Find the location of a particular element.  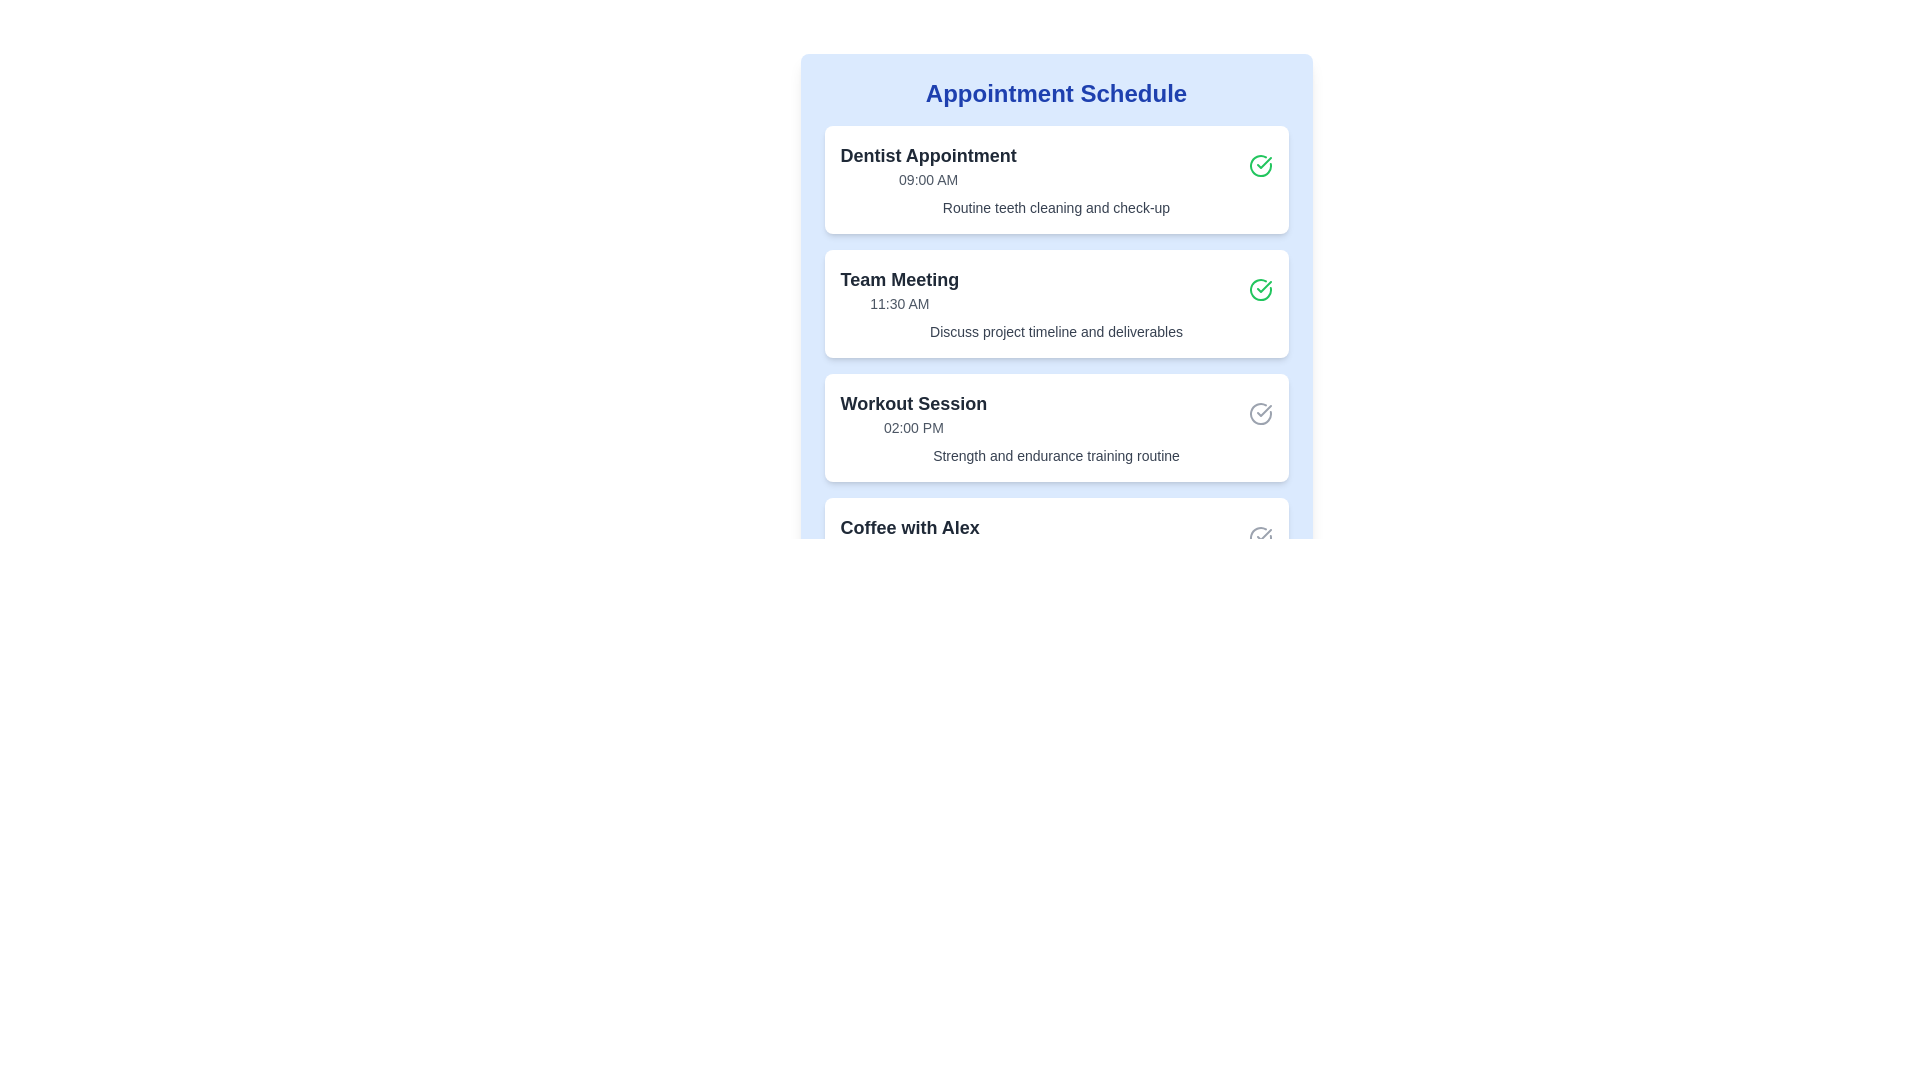

the green circular icon with a checkmark, located on the right-hand side of the row containing 'Team Meeting' and '11:30 AM' is located at coordinates (1259, 289).